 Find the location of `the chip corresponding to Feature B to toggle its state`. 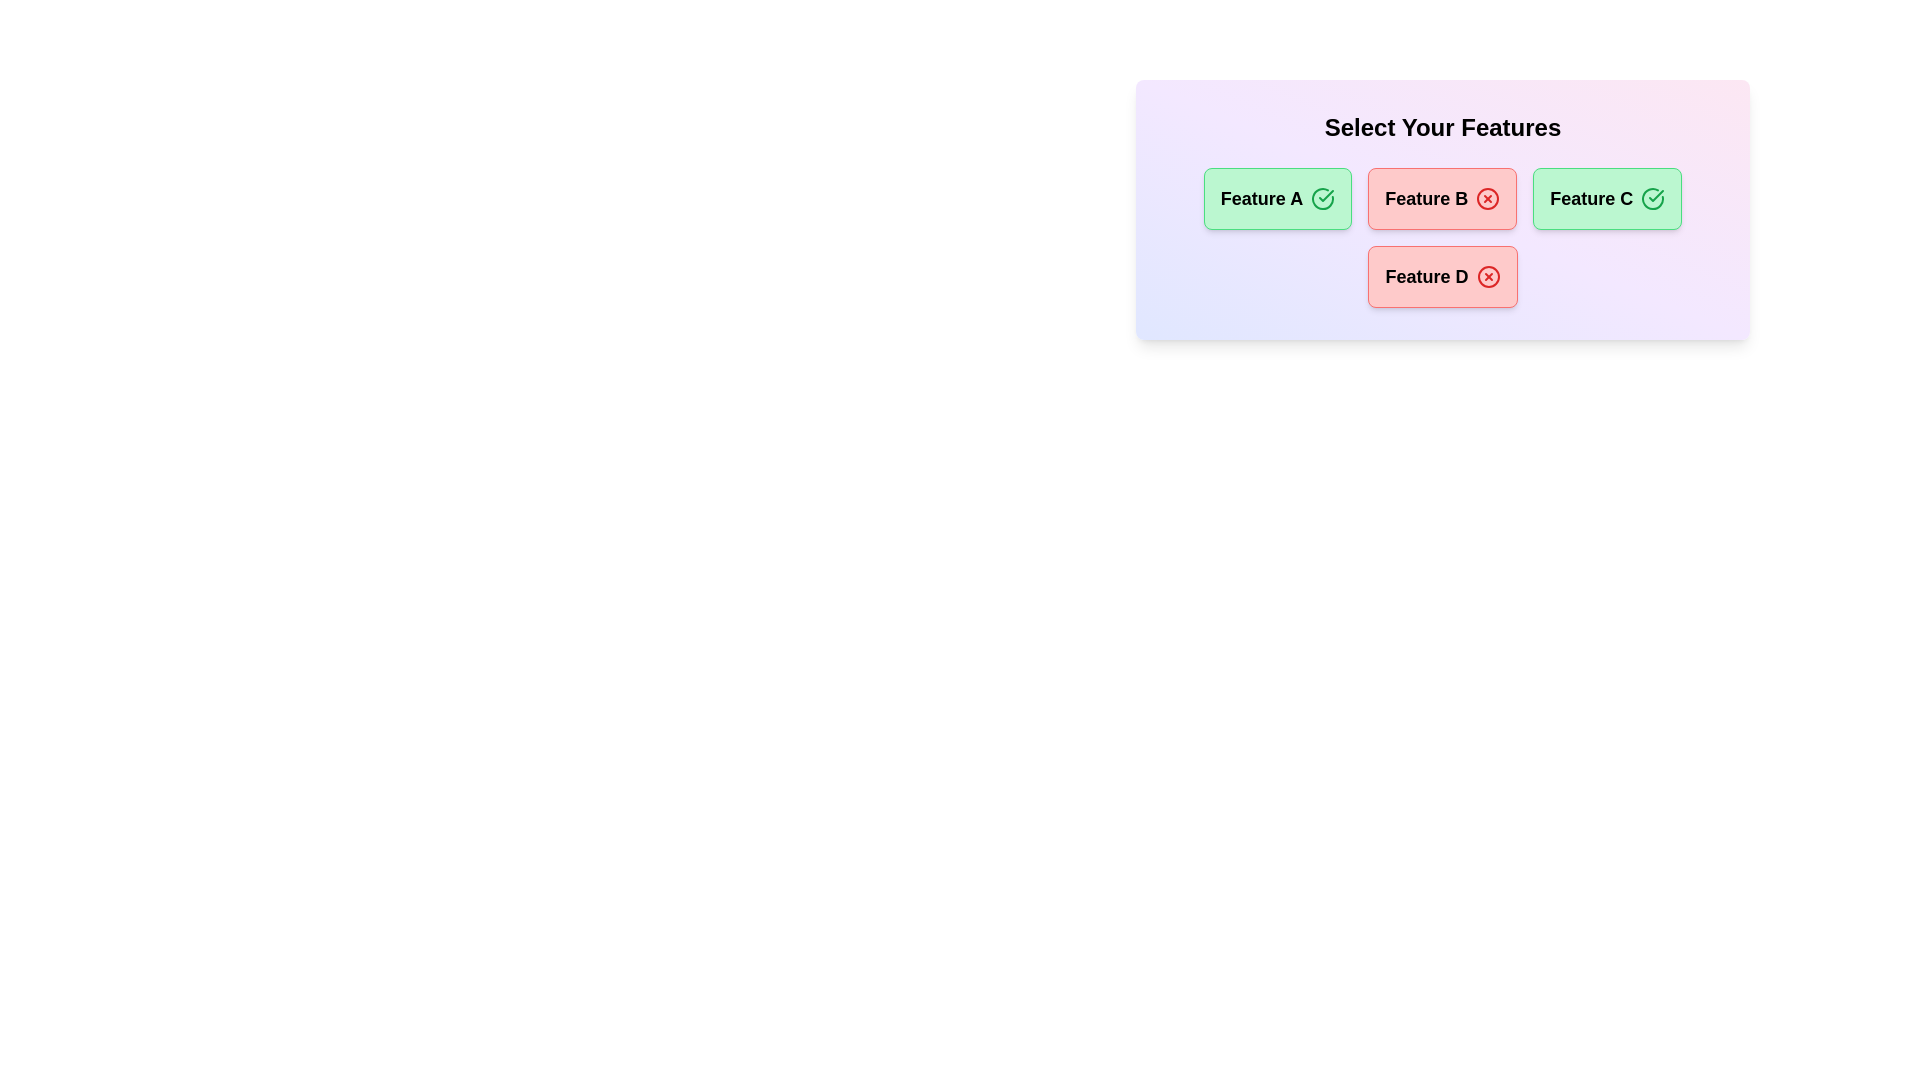

the chip corresponding to Feature B to toggle its state is located at coordinates (1442, 199).